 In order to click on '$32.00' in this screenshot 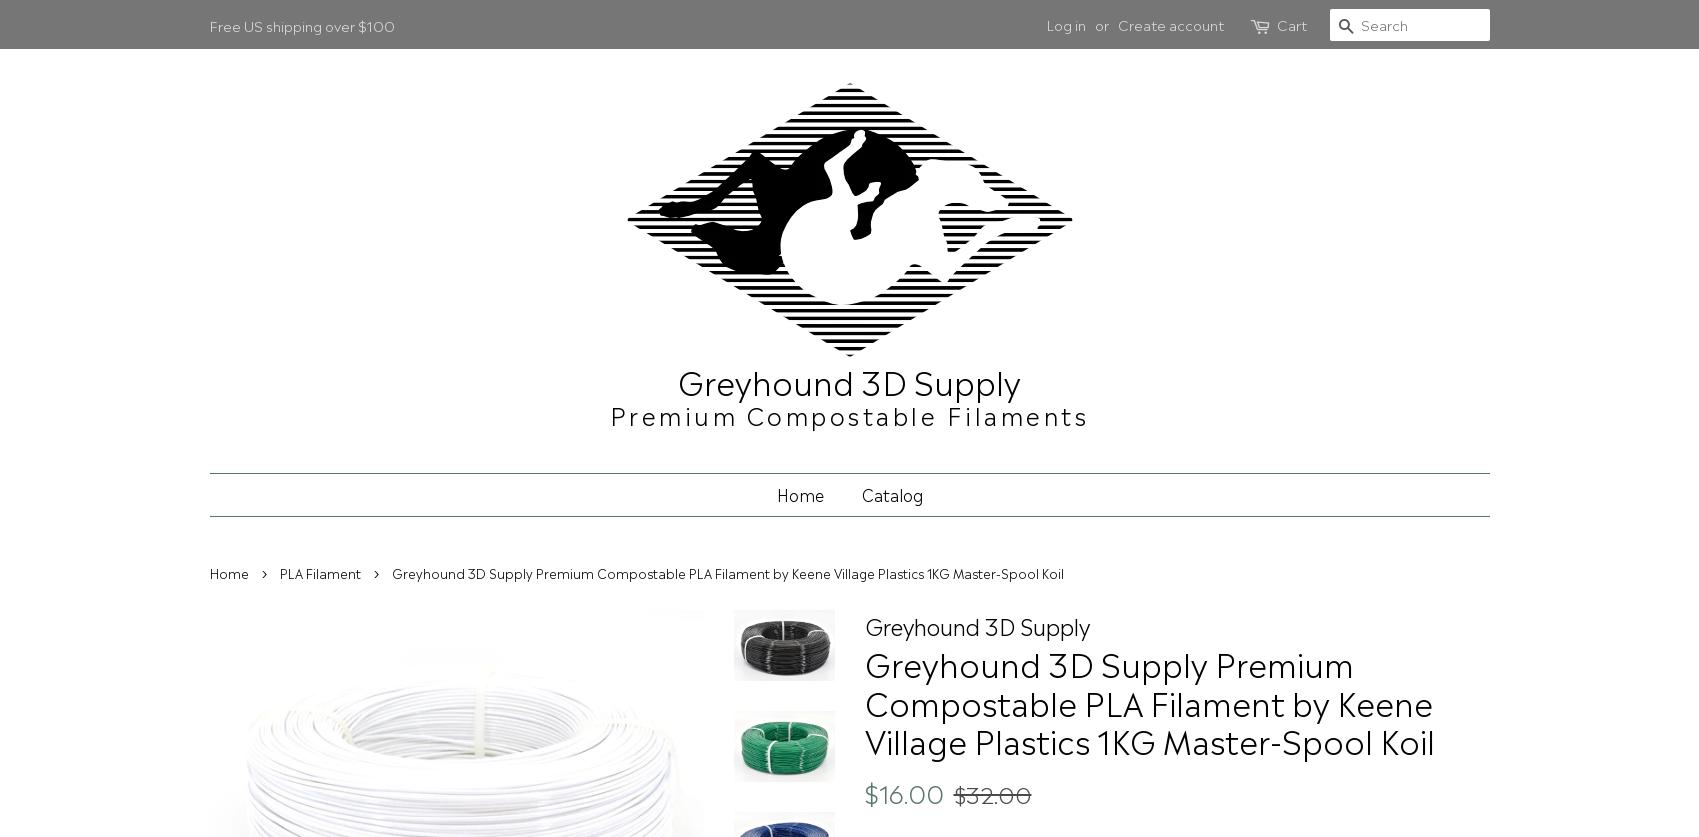, I will do `click(992, 791)`.